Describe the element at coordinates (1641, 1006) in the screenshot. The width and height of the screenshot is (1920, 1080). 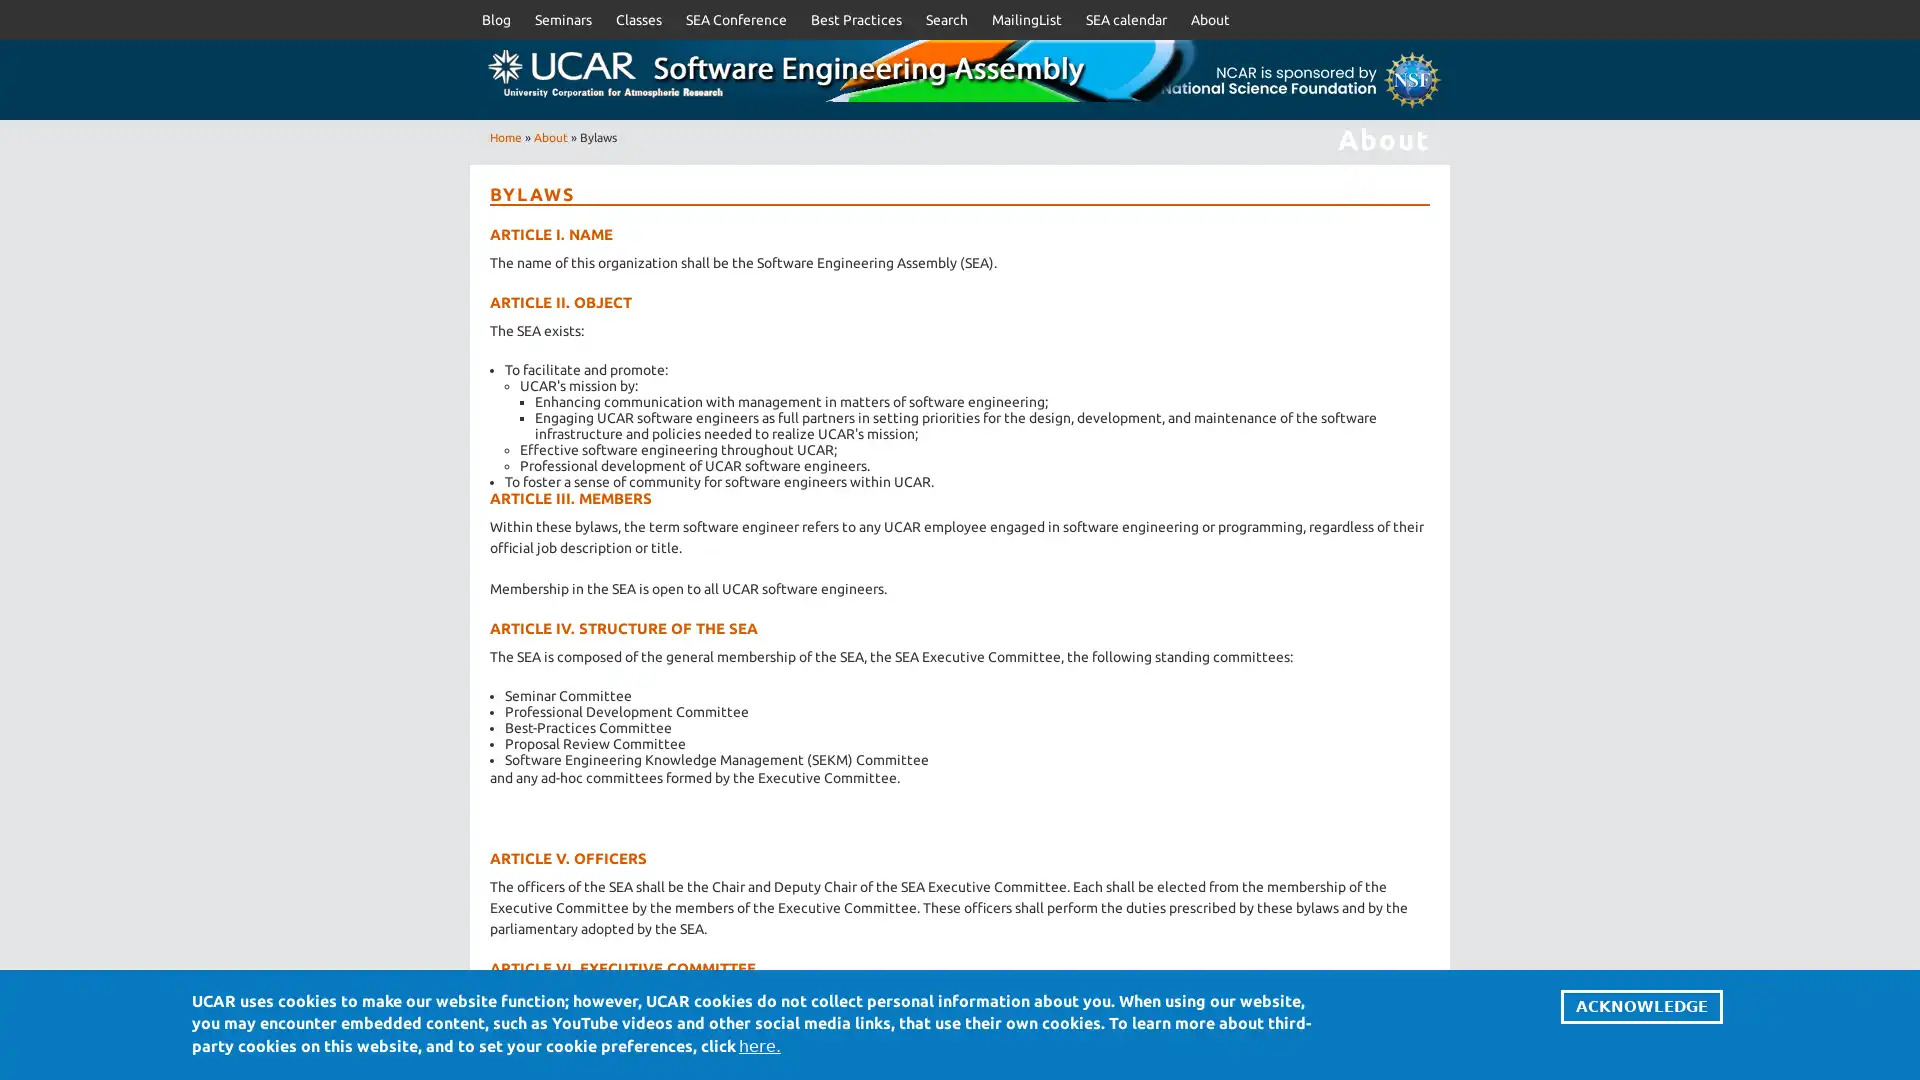
I see `ACKNOWLEDGE` at that location.